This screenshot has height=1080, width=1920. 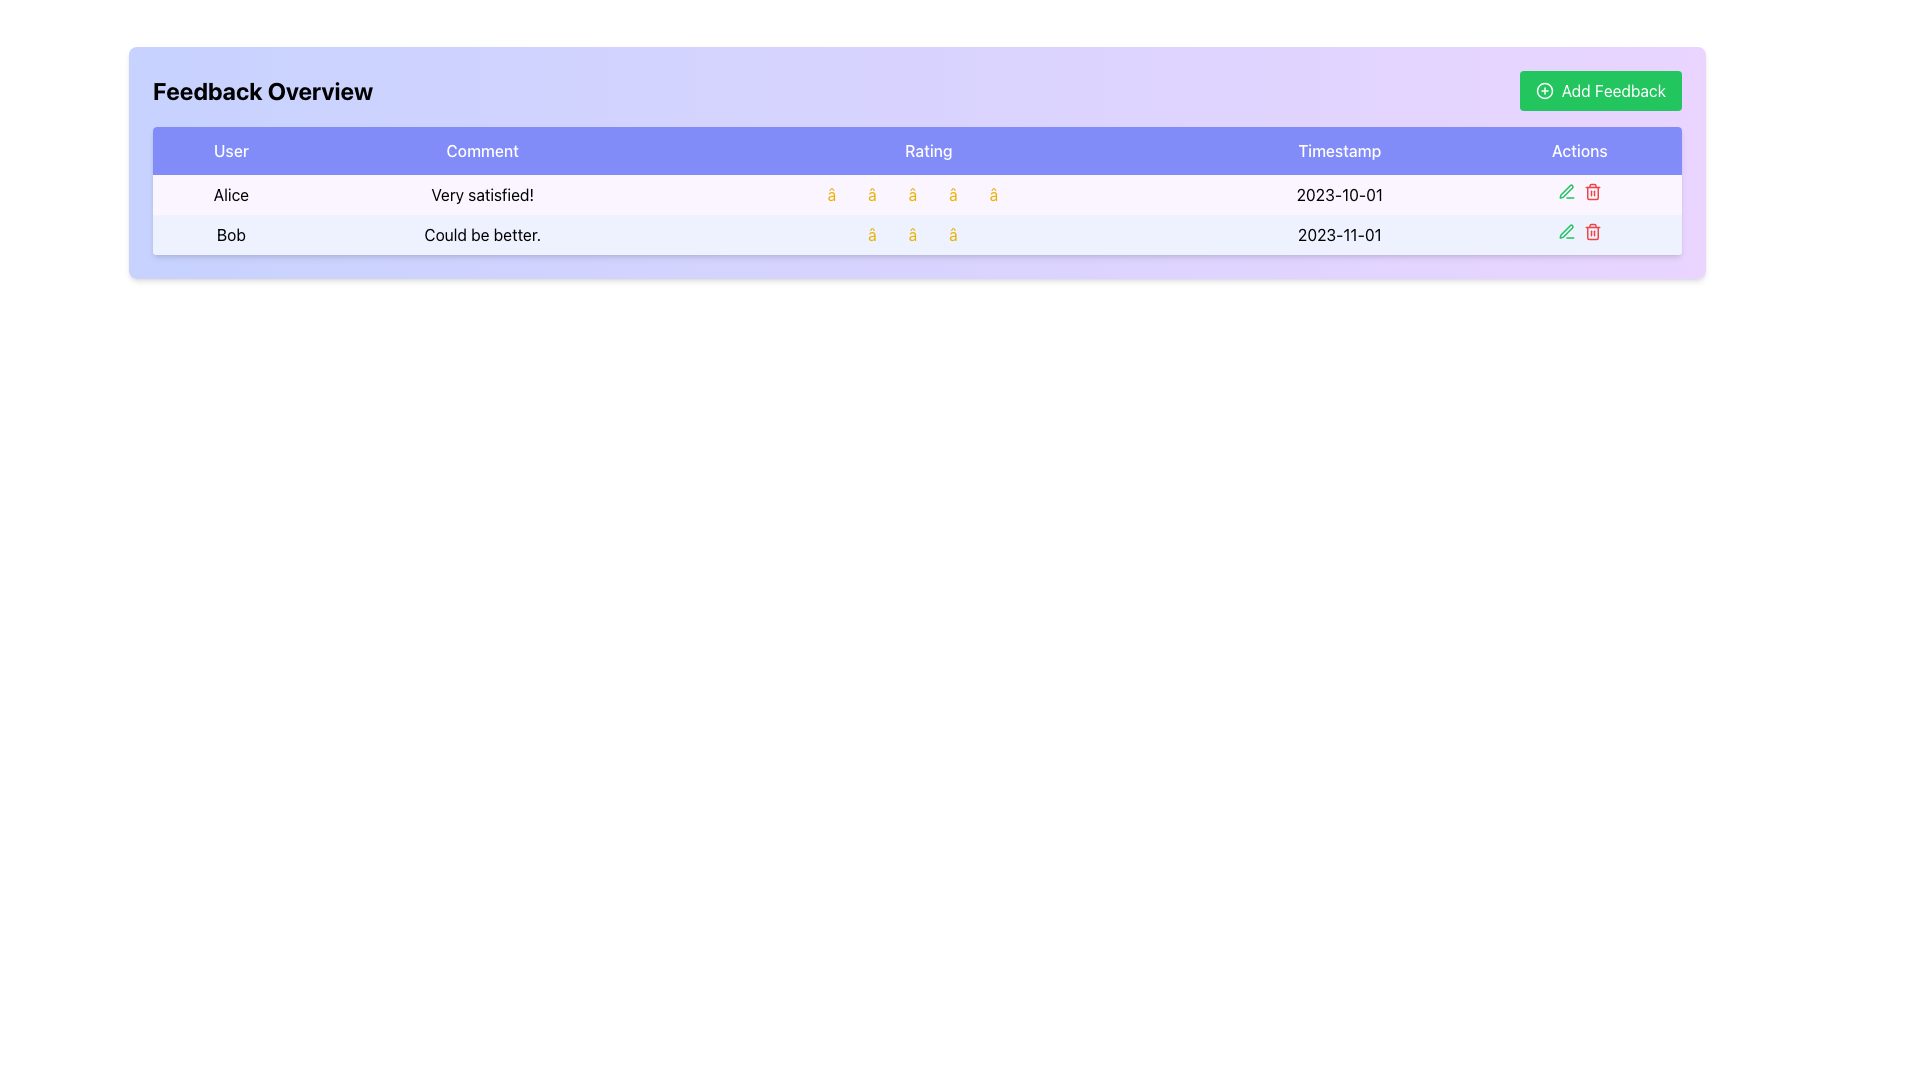 What do you see at coordinates (1565, 191) in the screenshot?
I see `the pen icon in the second row of the feedback table's 'Actions' column, which is adjacent to a trashcan icon` at bounding box center [1565, 191].